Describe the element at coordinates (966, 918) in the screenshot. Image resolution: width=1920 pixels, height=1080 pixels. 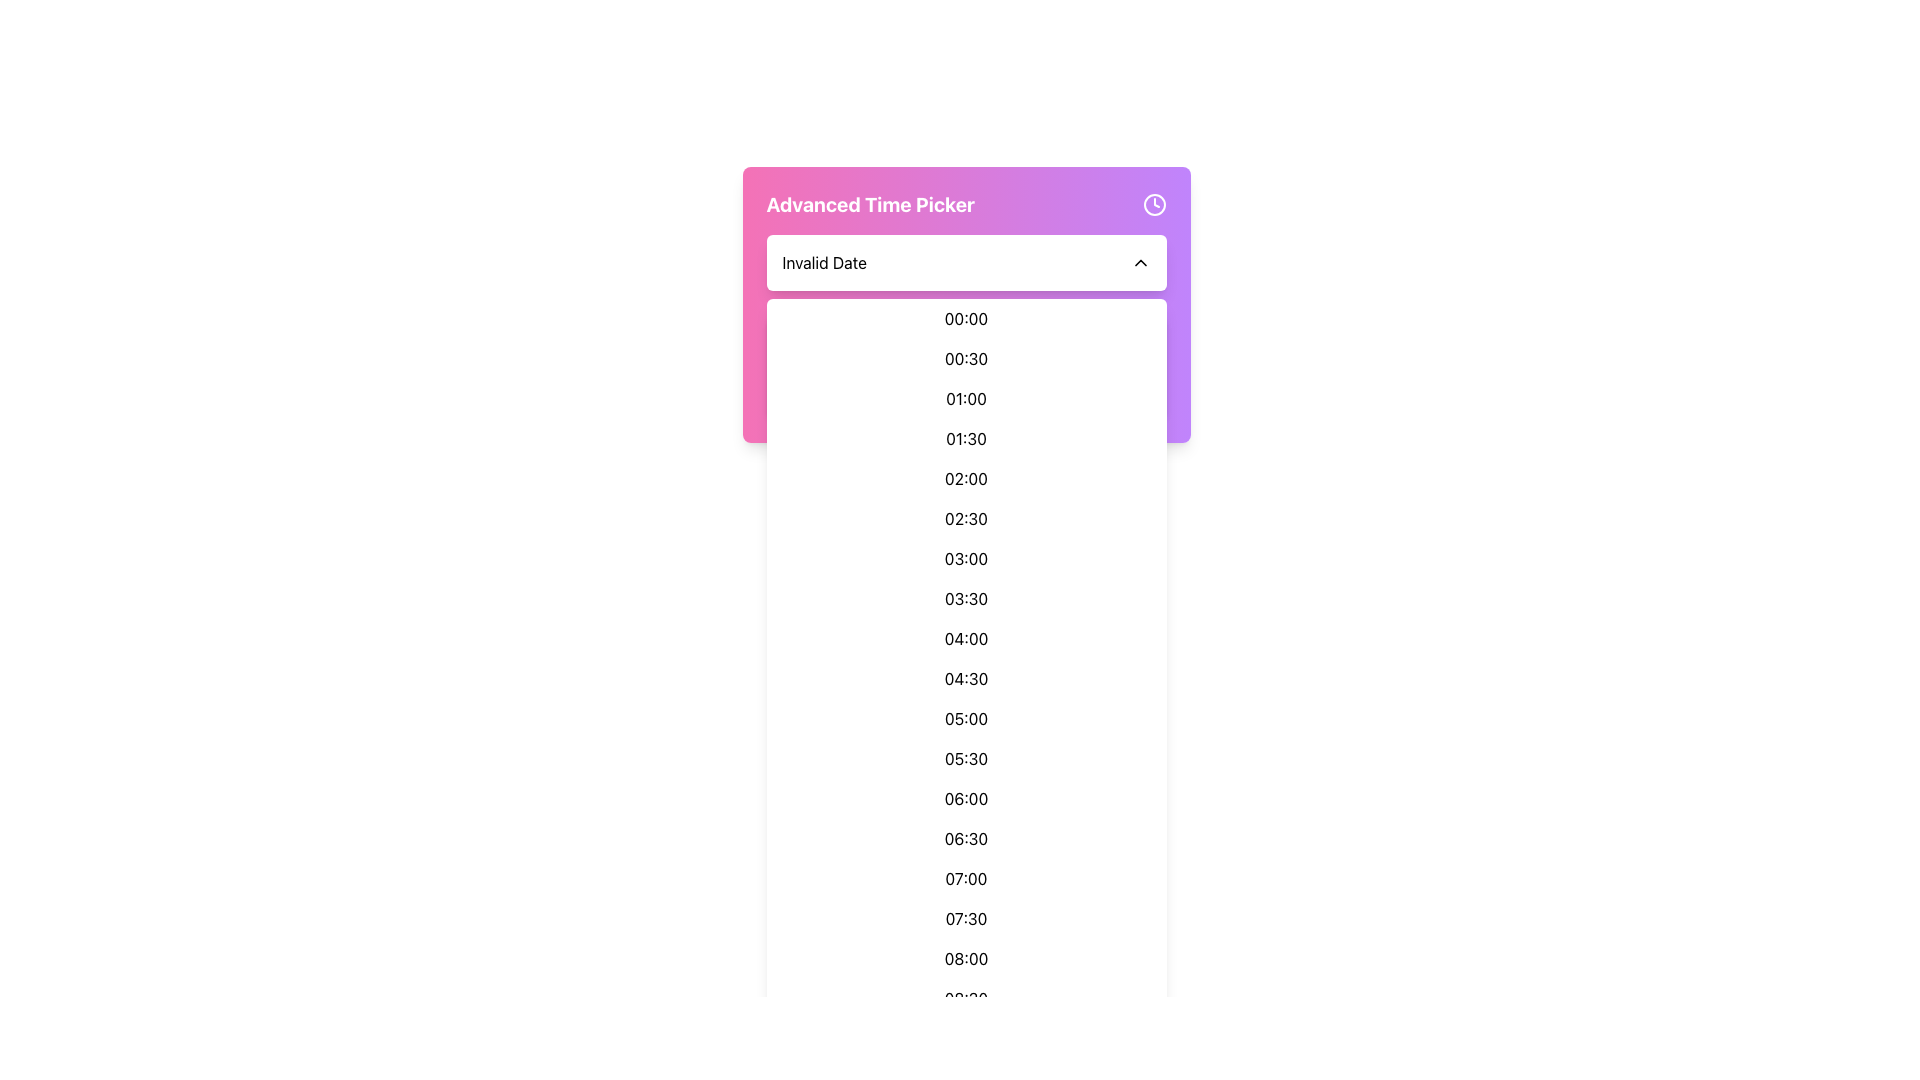
I see `the selectable list item representing the time entry '07:30' in the dropdown menu` at that location.